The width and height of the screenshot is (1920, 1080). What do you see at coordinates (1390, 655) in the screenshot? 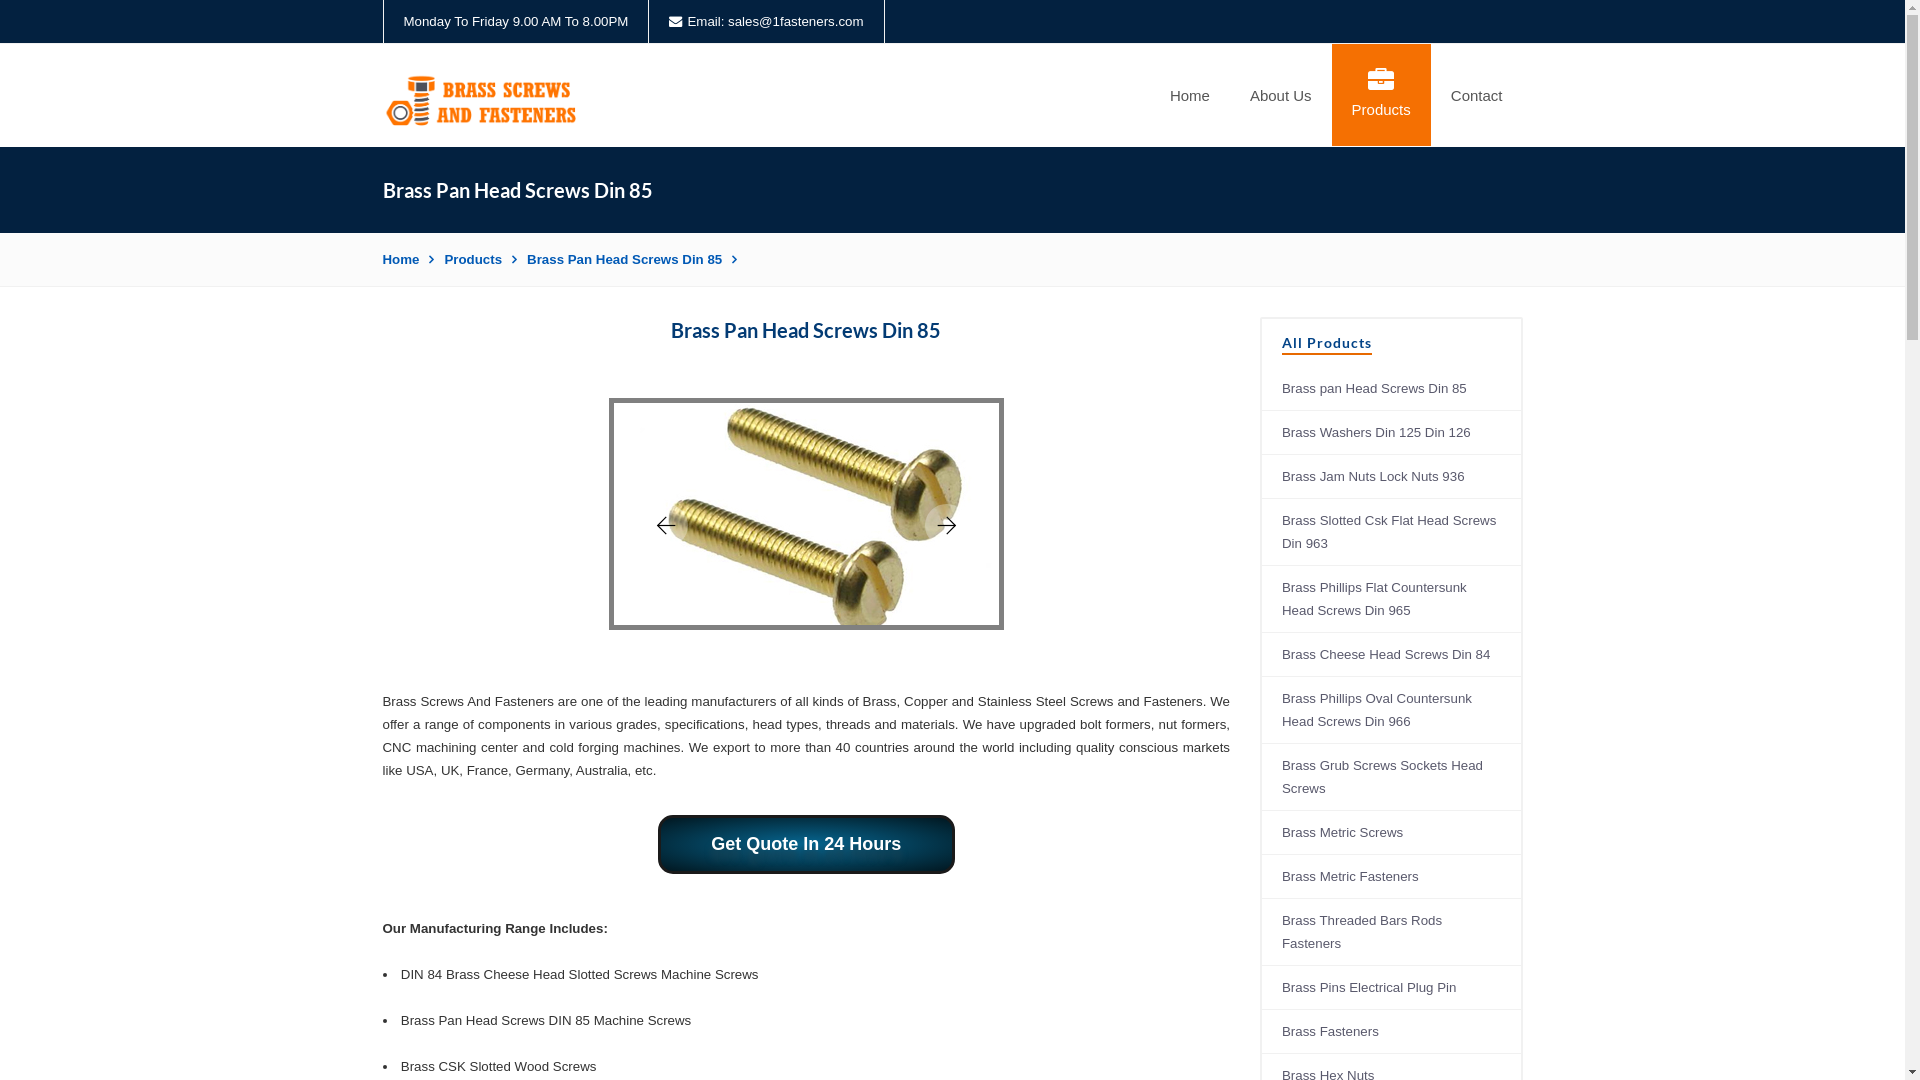
I see `'Brass Cheese Head Screws Din 84'` at bounding box center [1390, 655].